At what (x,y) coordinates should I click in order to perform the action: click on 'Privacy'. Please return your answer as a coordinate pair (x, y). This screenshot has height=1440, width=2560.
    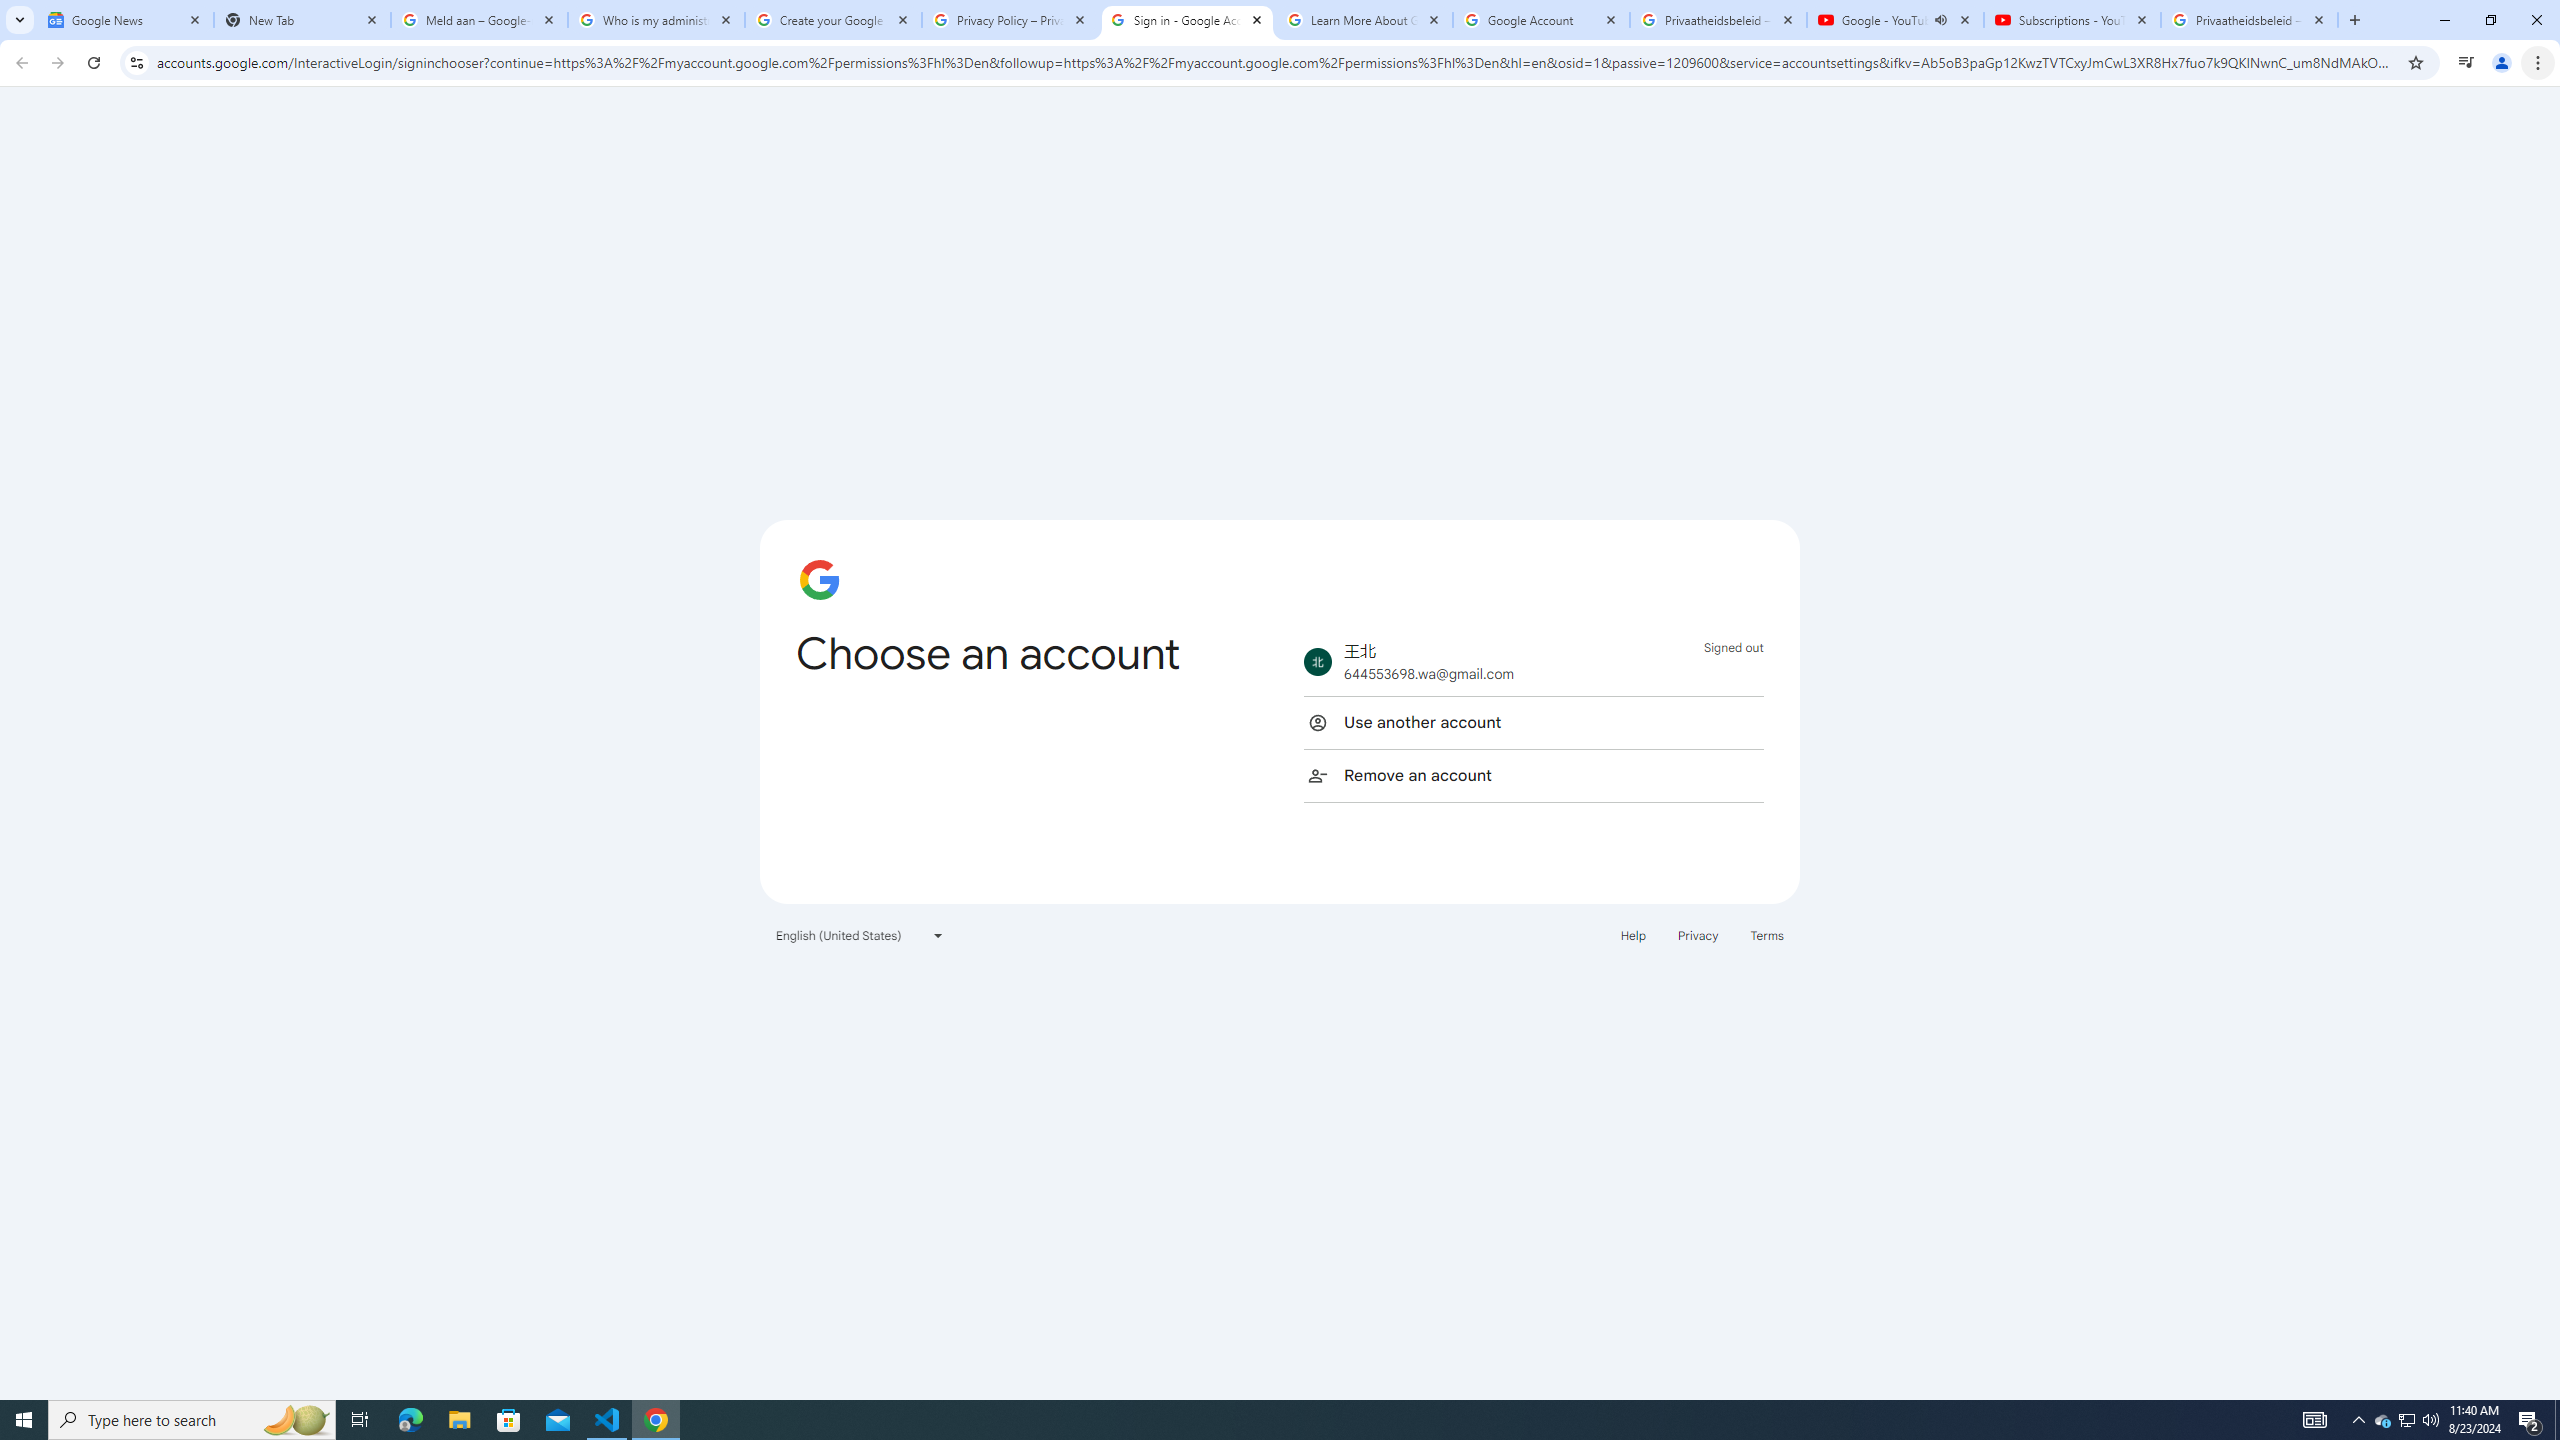
    Looking at the image, I should click on (1696, 934).